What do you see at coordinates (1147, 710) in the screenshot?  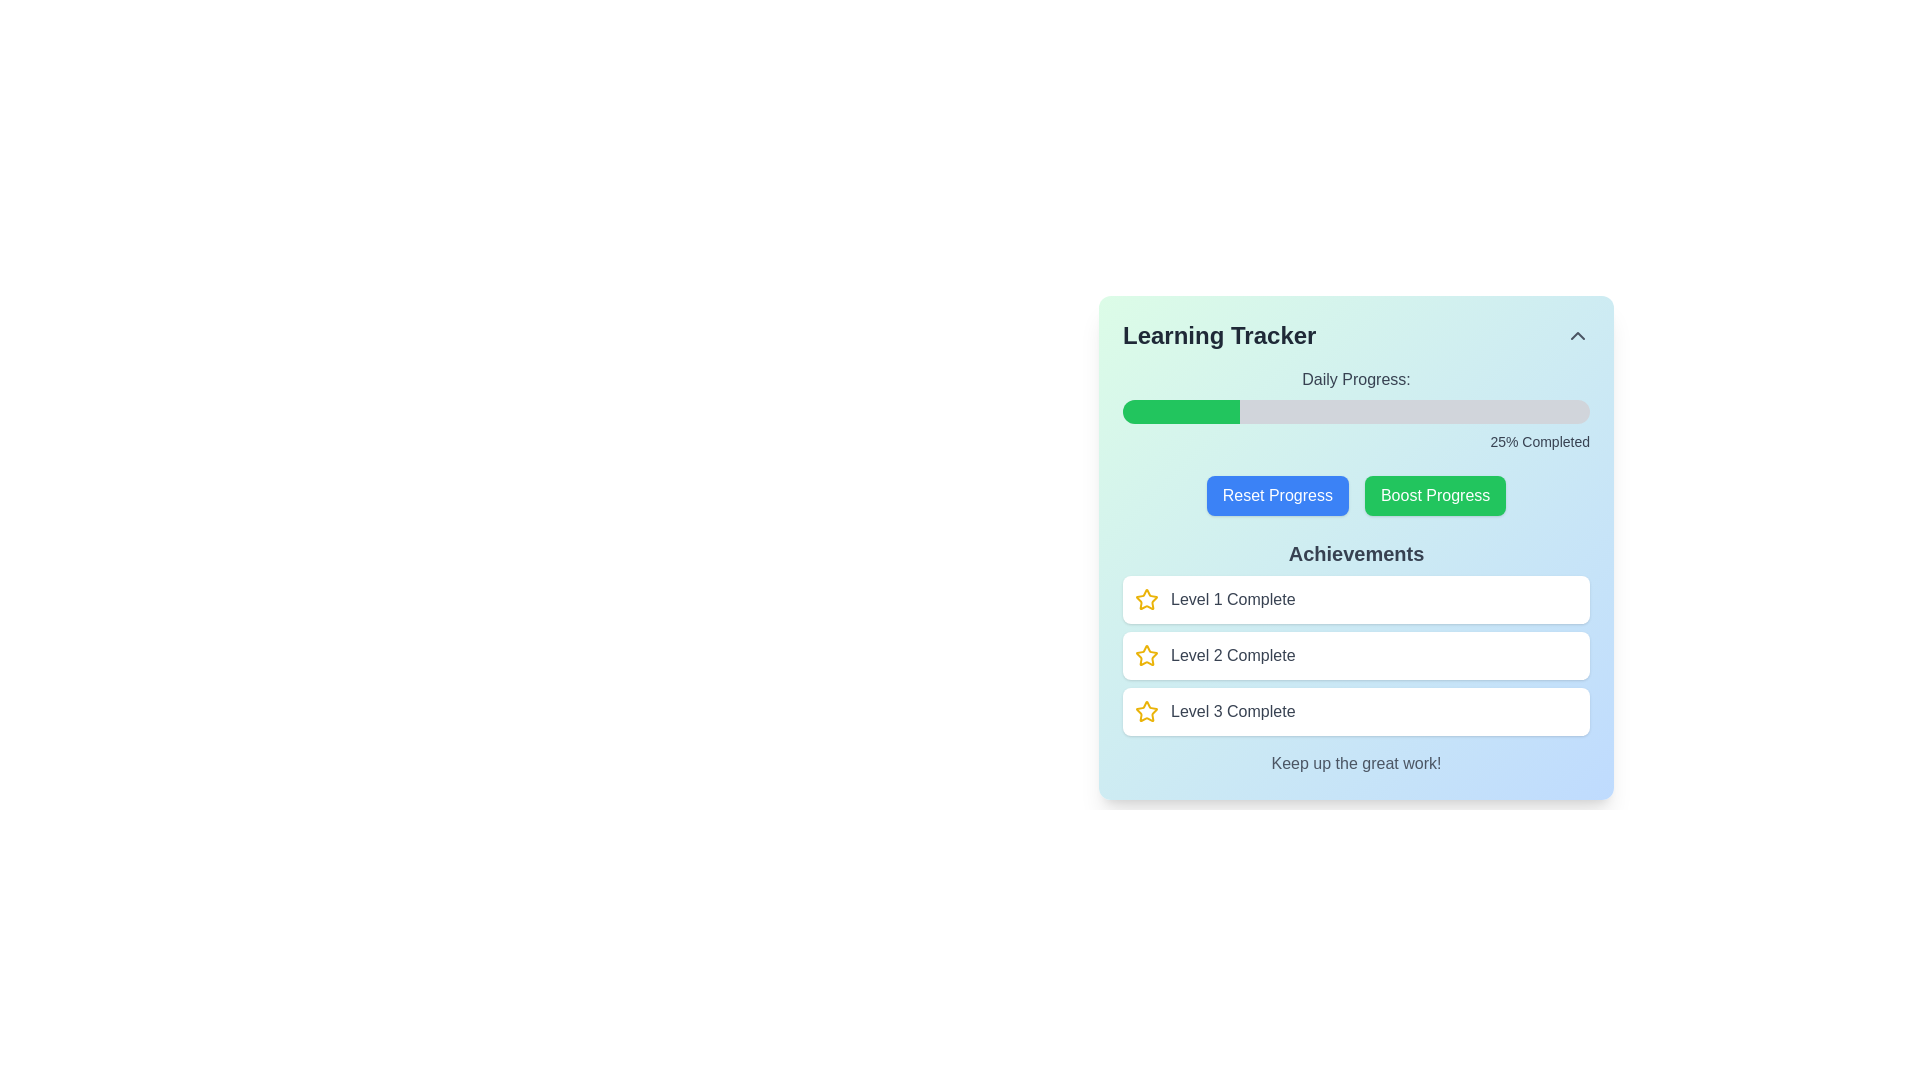 I see `the star icon filled with yellow color, styled as an achievement marker, located to the left of the 'Level 3 Complete' text in the achievements section` at bounding box center [1147, 710].